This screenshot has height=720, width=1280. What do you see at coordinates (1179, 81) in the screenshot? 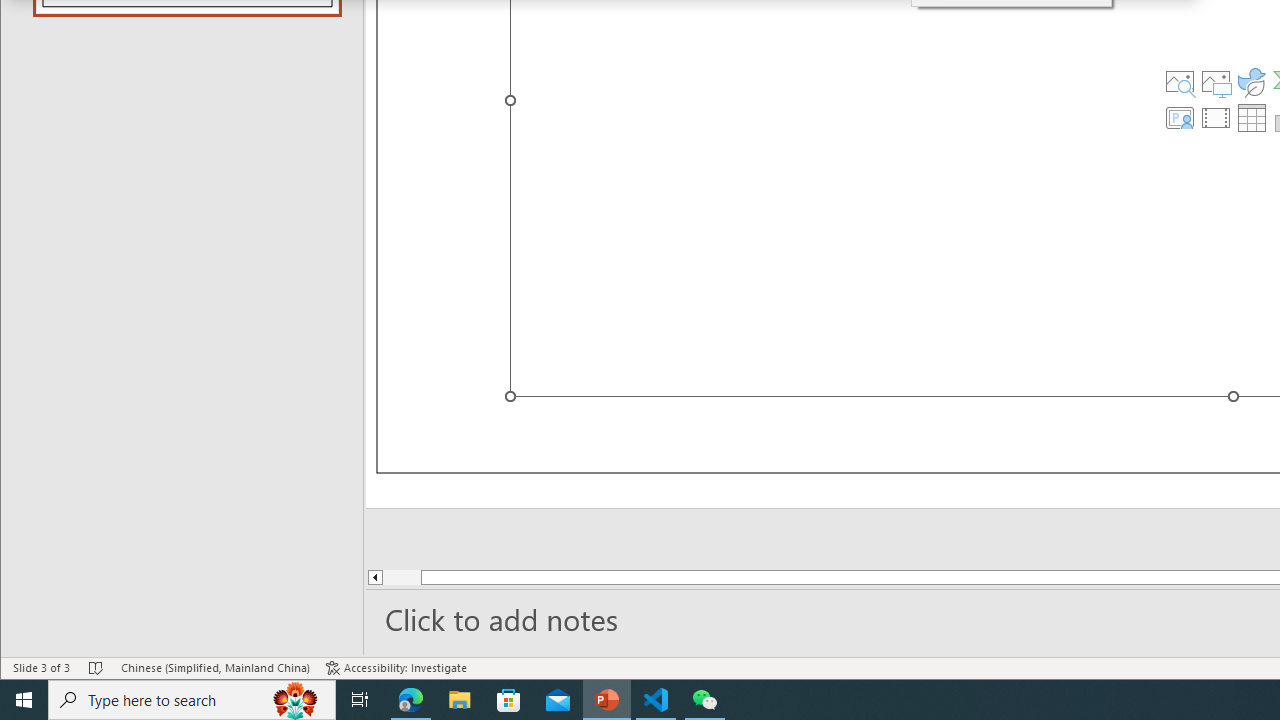
I see `'Stock Images'` at bounding box center [1179, 81].